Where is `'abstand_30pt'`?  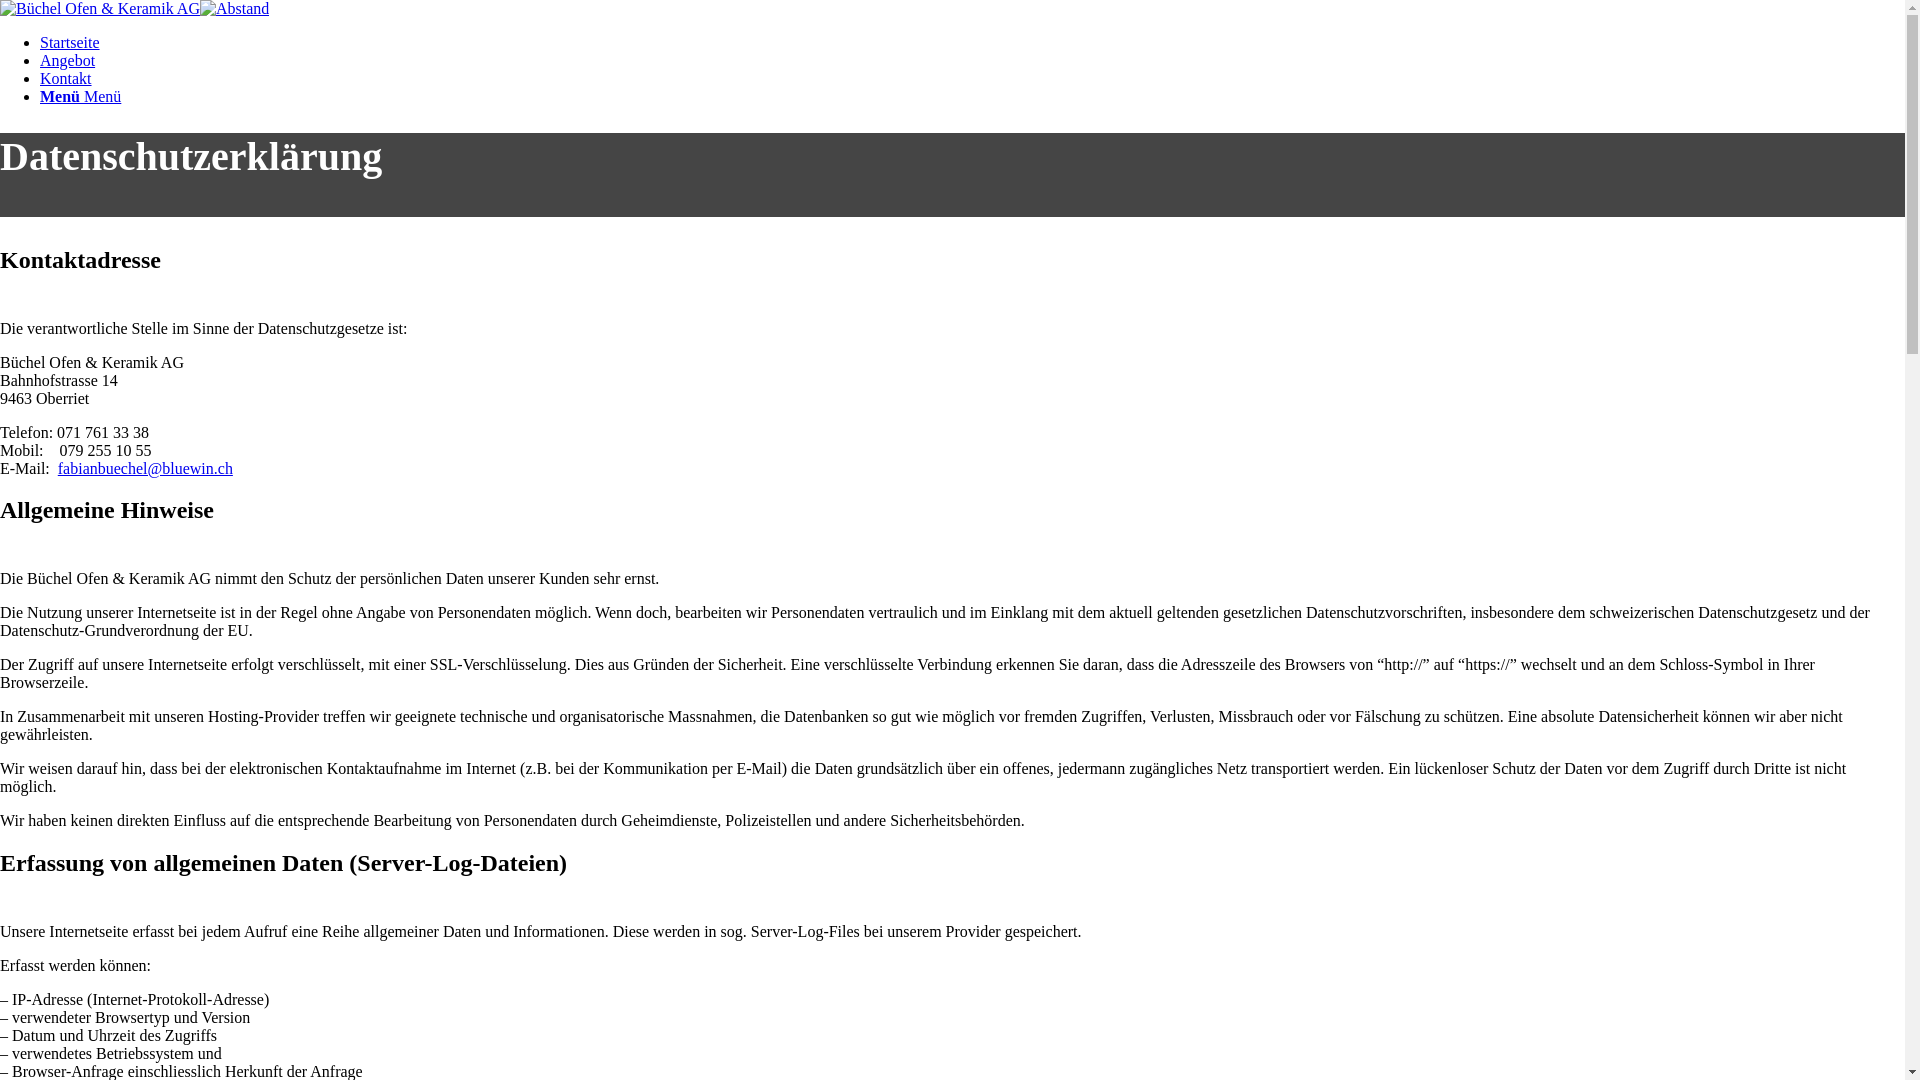 'abstand_30pt' is located at coordinates (200, 8).